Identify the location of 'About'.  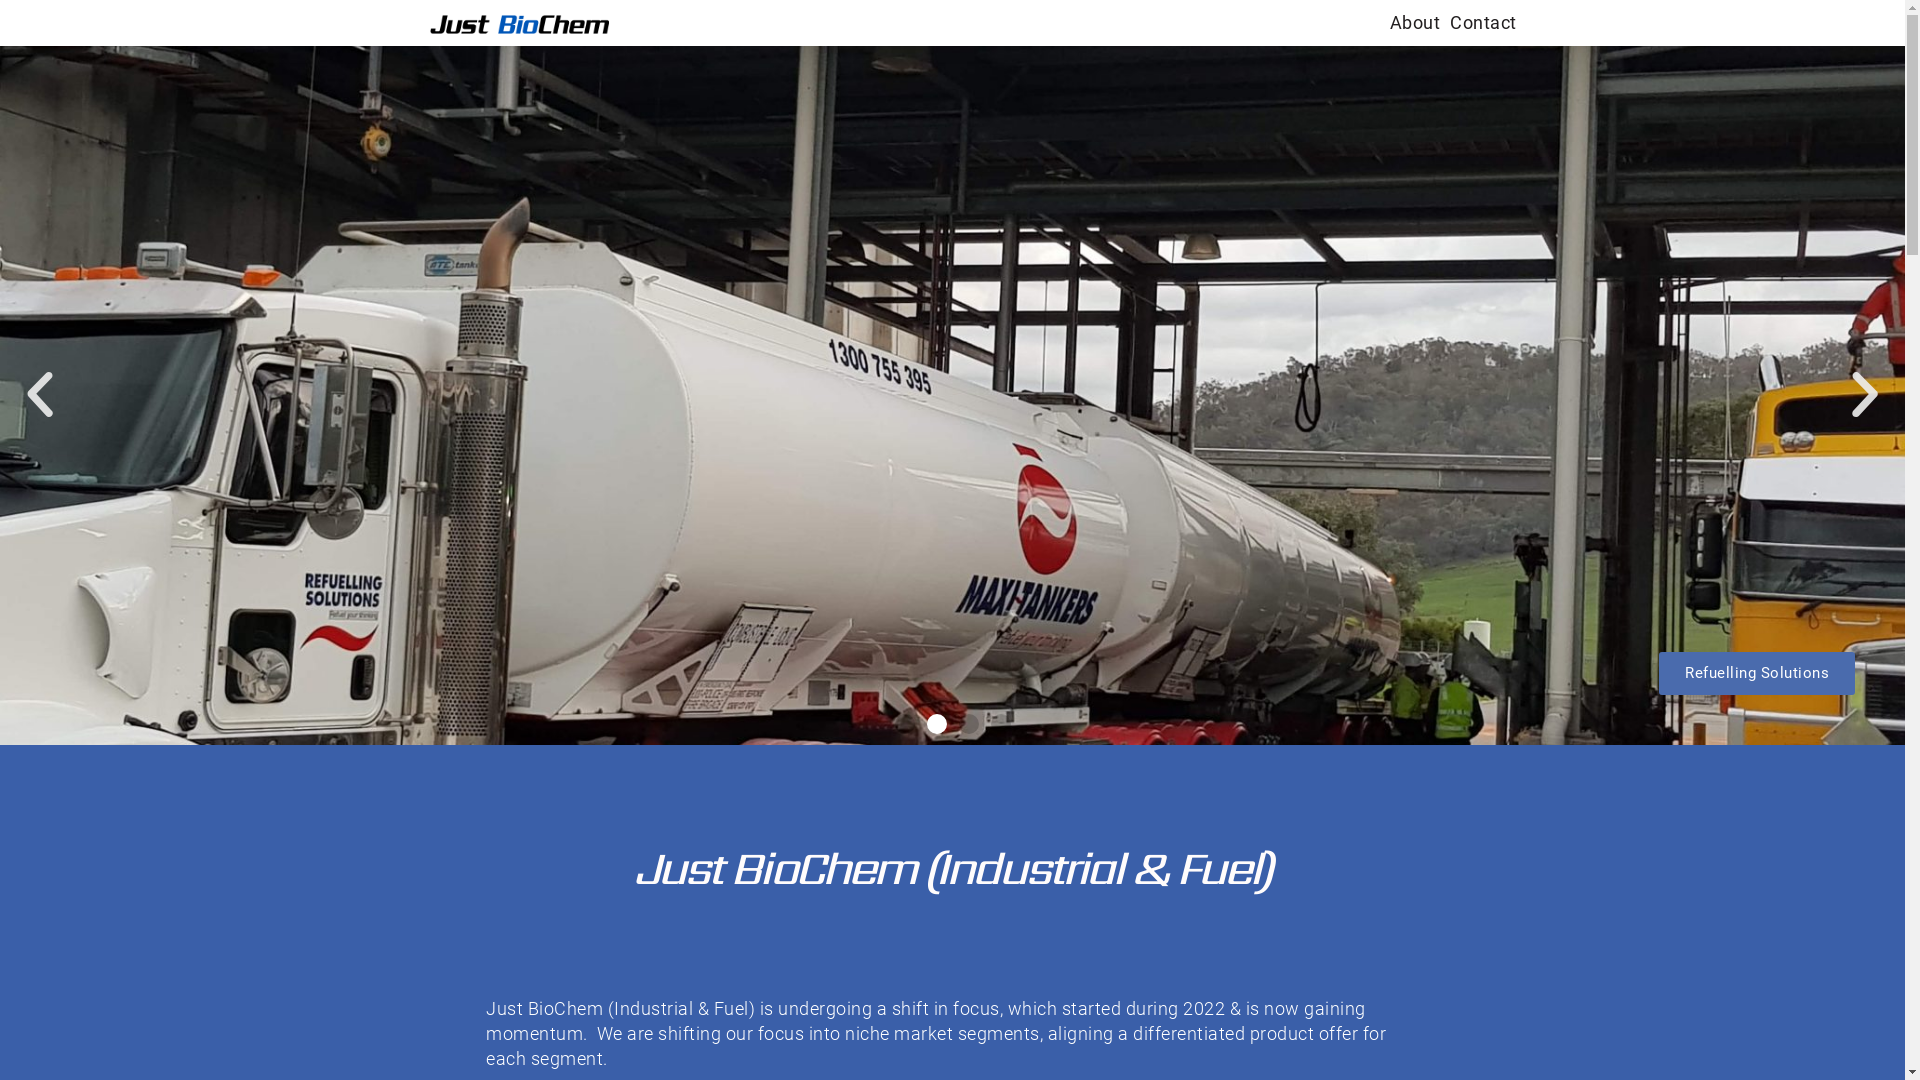
(1414, 23).